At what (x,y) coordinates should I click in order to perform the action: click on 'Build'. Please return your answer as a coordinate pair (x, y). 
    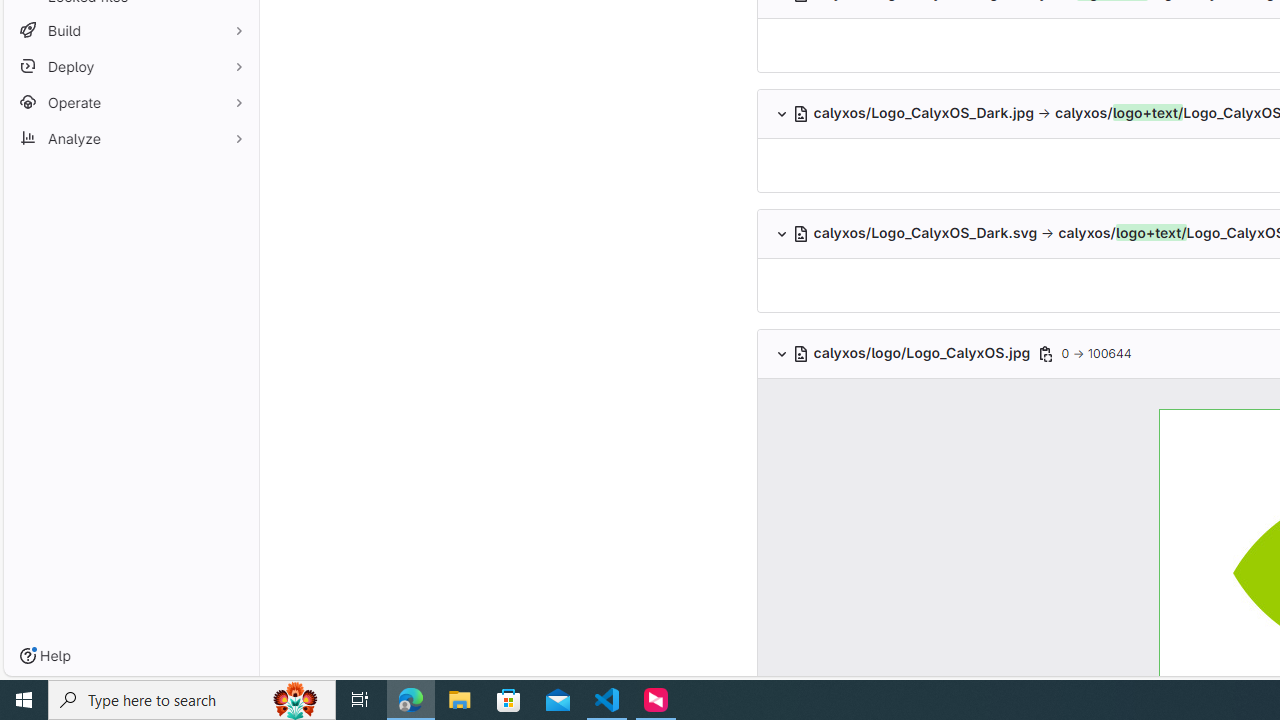
    Looking at the image, I should click on (130, 30).